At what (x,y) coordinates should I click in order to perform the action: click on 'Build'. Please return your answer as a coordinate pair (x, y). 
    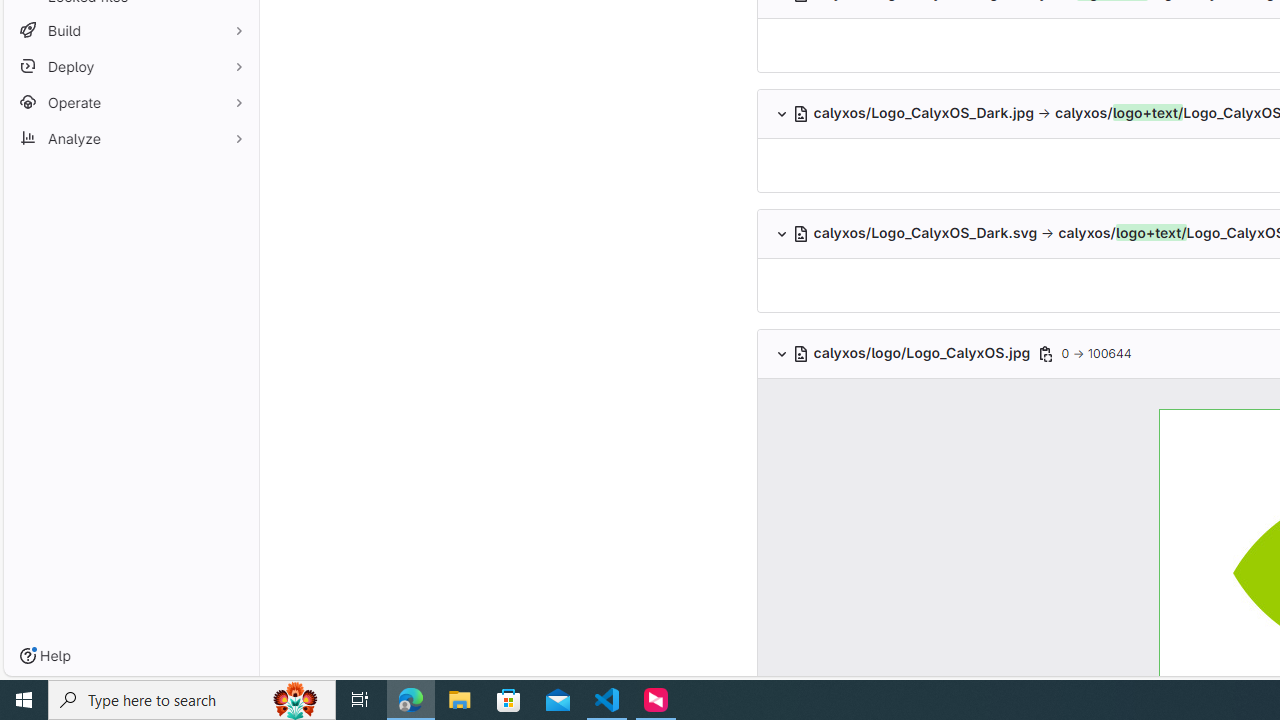
    Looking at the image, I should click on (130, 30).